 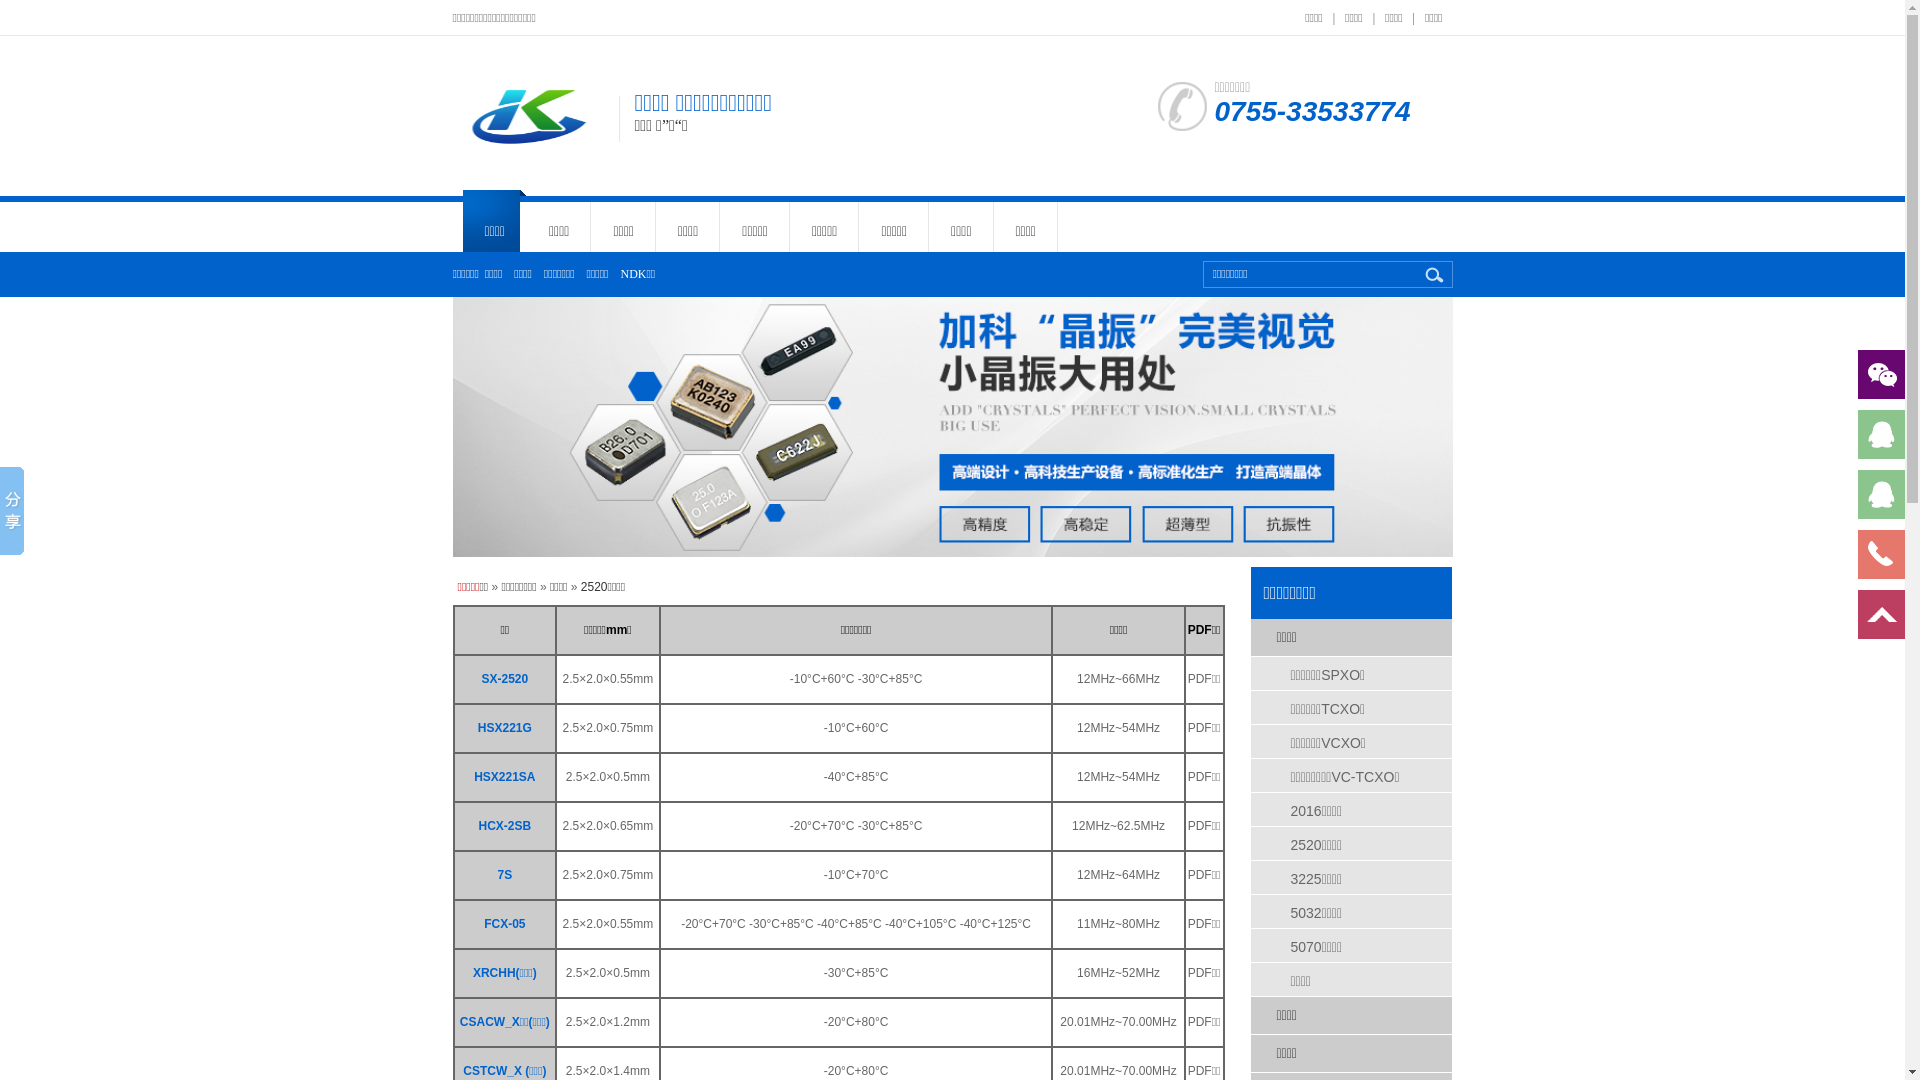 What do you see at coordinates (504, 677) in the screenshot?
I see `'SX-2520'` at bounding box center [504, 677].